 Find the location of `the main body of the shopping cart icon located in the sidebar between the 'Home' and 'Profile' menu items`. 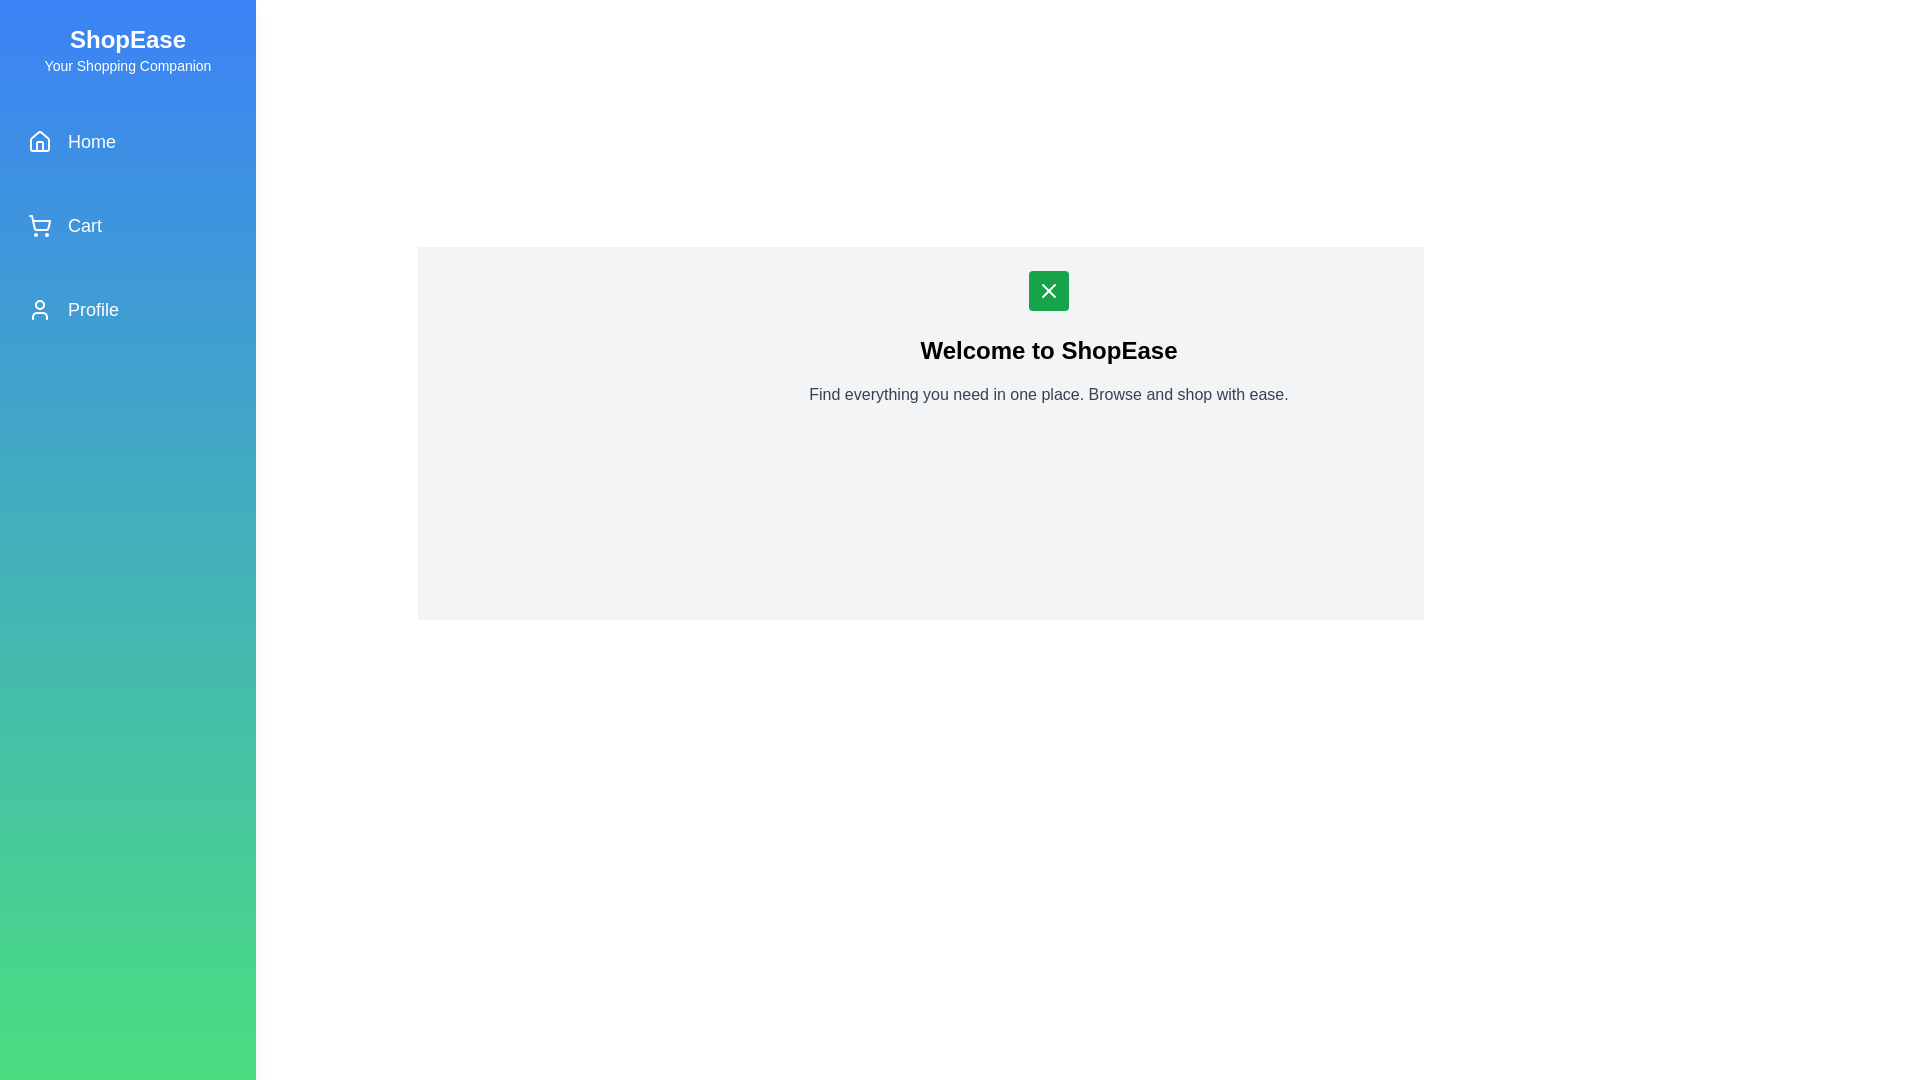

the main body of the shopping cart icon located in the sidebar between the 'Home' and 'Profile' menu items is located at coordinates (40, 223).